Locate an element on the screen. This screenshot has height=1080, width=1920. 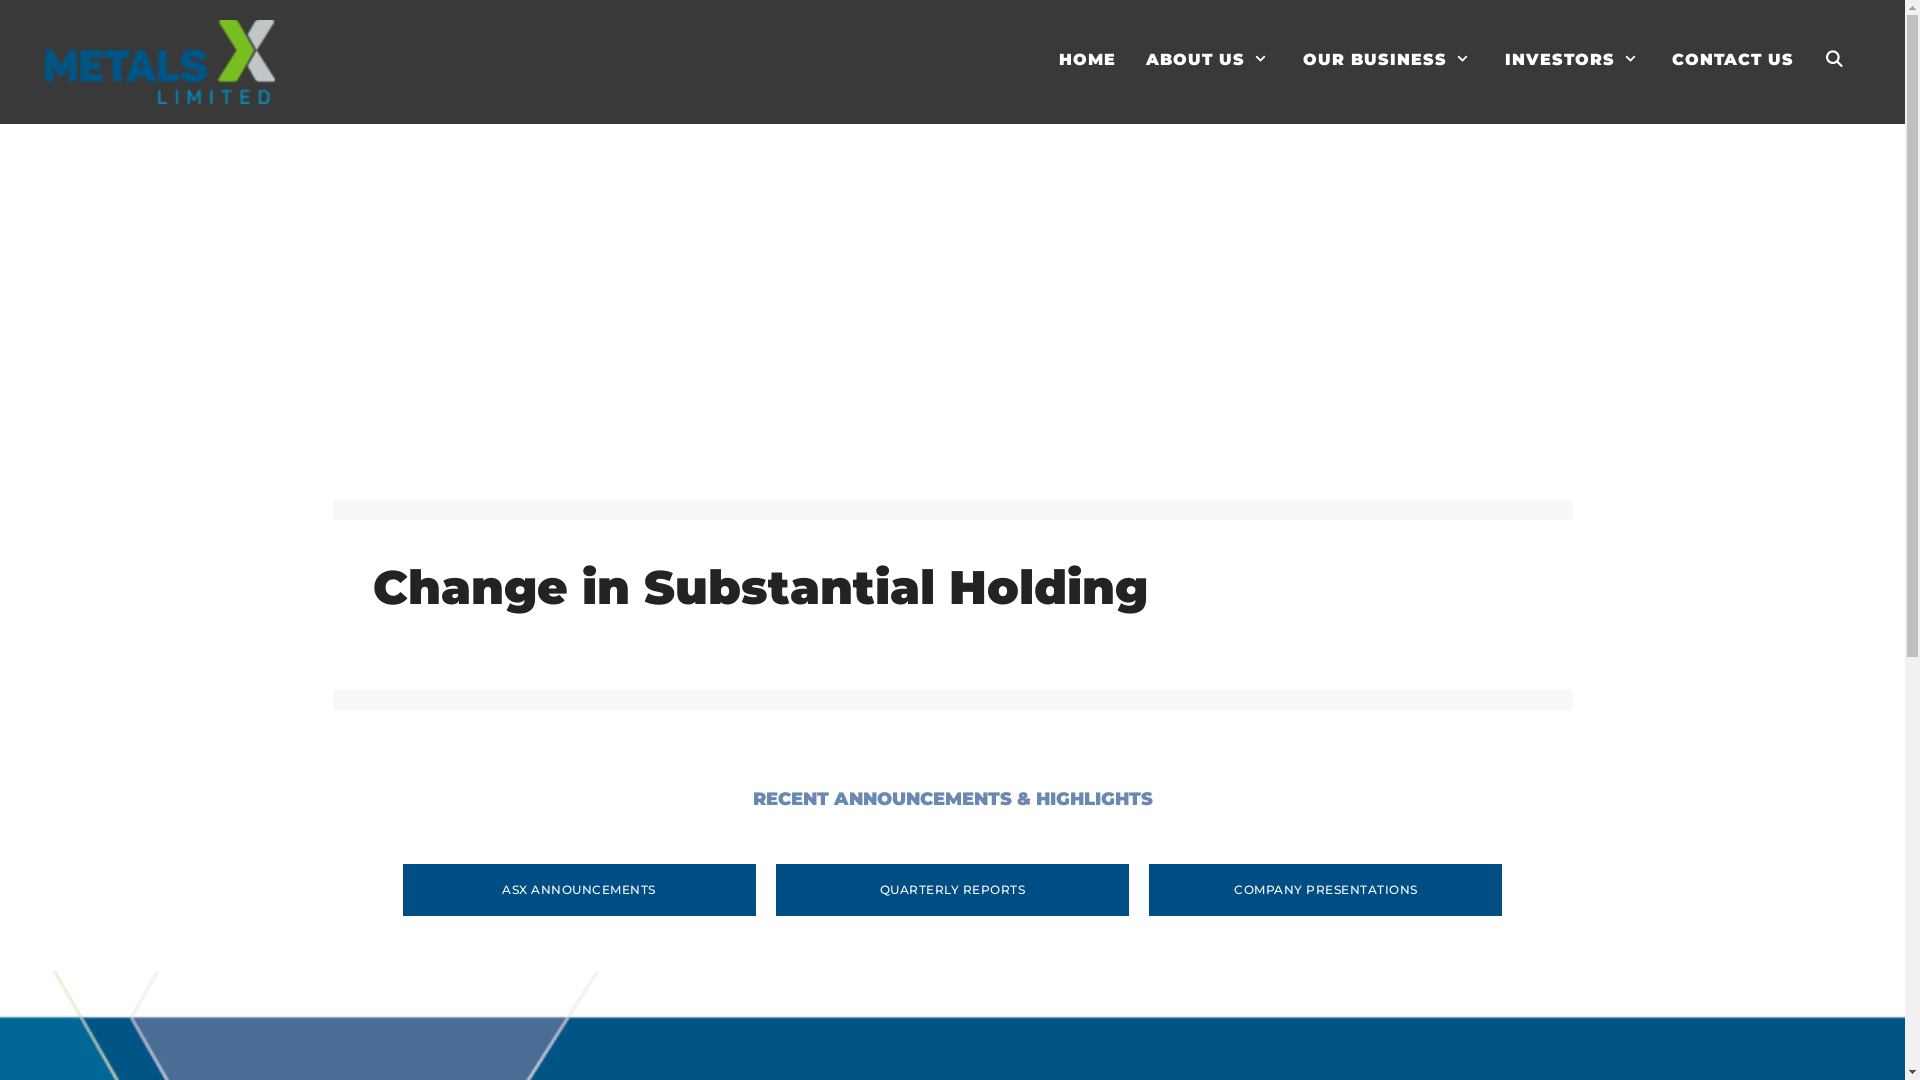
'ABOUT US' is located at coordinates (1131, 59).